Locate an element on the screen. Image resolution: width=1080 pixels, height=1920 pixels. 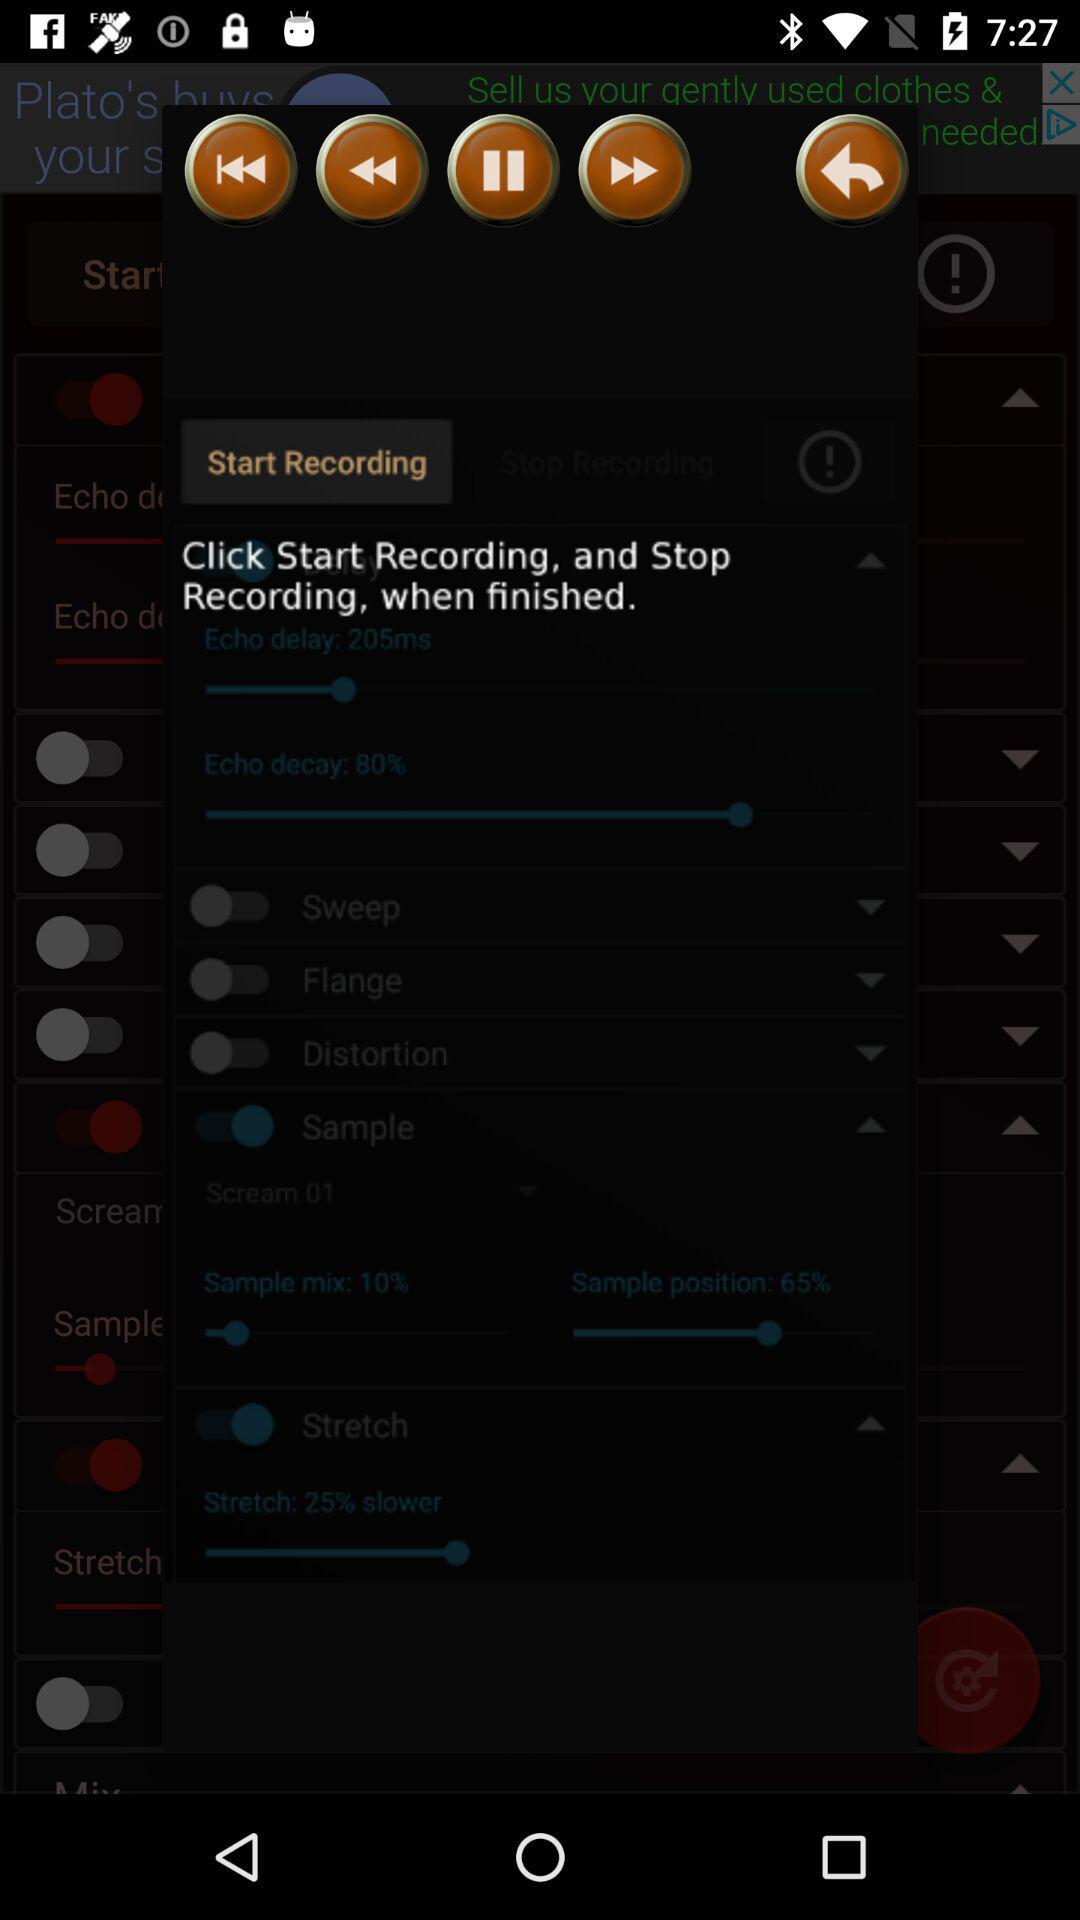
rewind is located at coordinates (240, 170).